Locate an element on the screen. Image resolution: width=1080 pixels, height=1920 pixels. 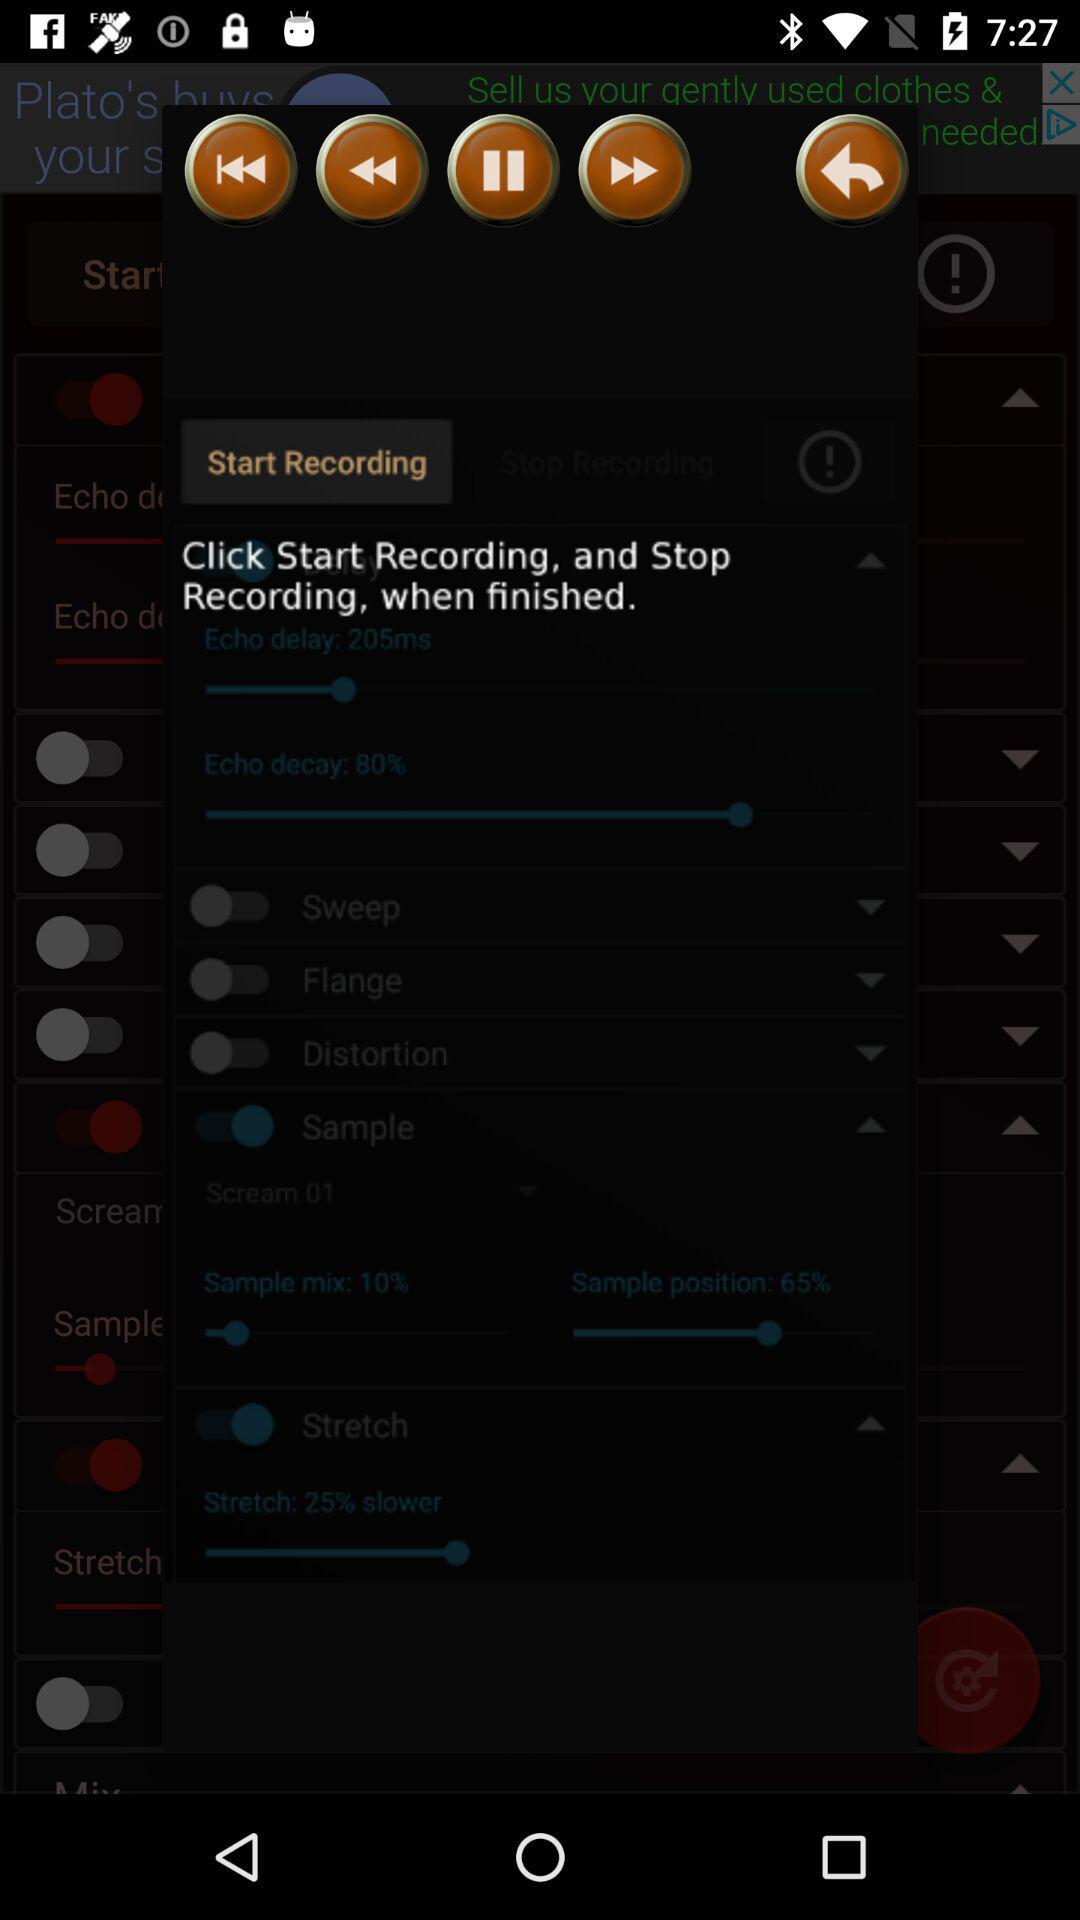
rewind is located at coordinates (240, 170).